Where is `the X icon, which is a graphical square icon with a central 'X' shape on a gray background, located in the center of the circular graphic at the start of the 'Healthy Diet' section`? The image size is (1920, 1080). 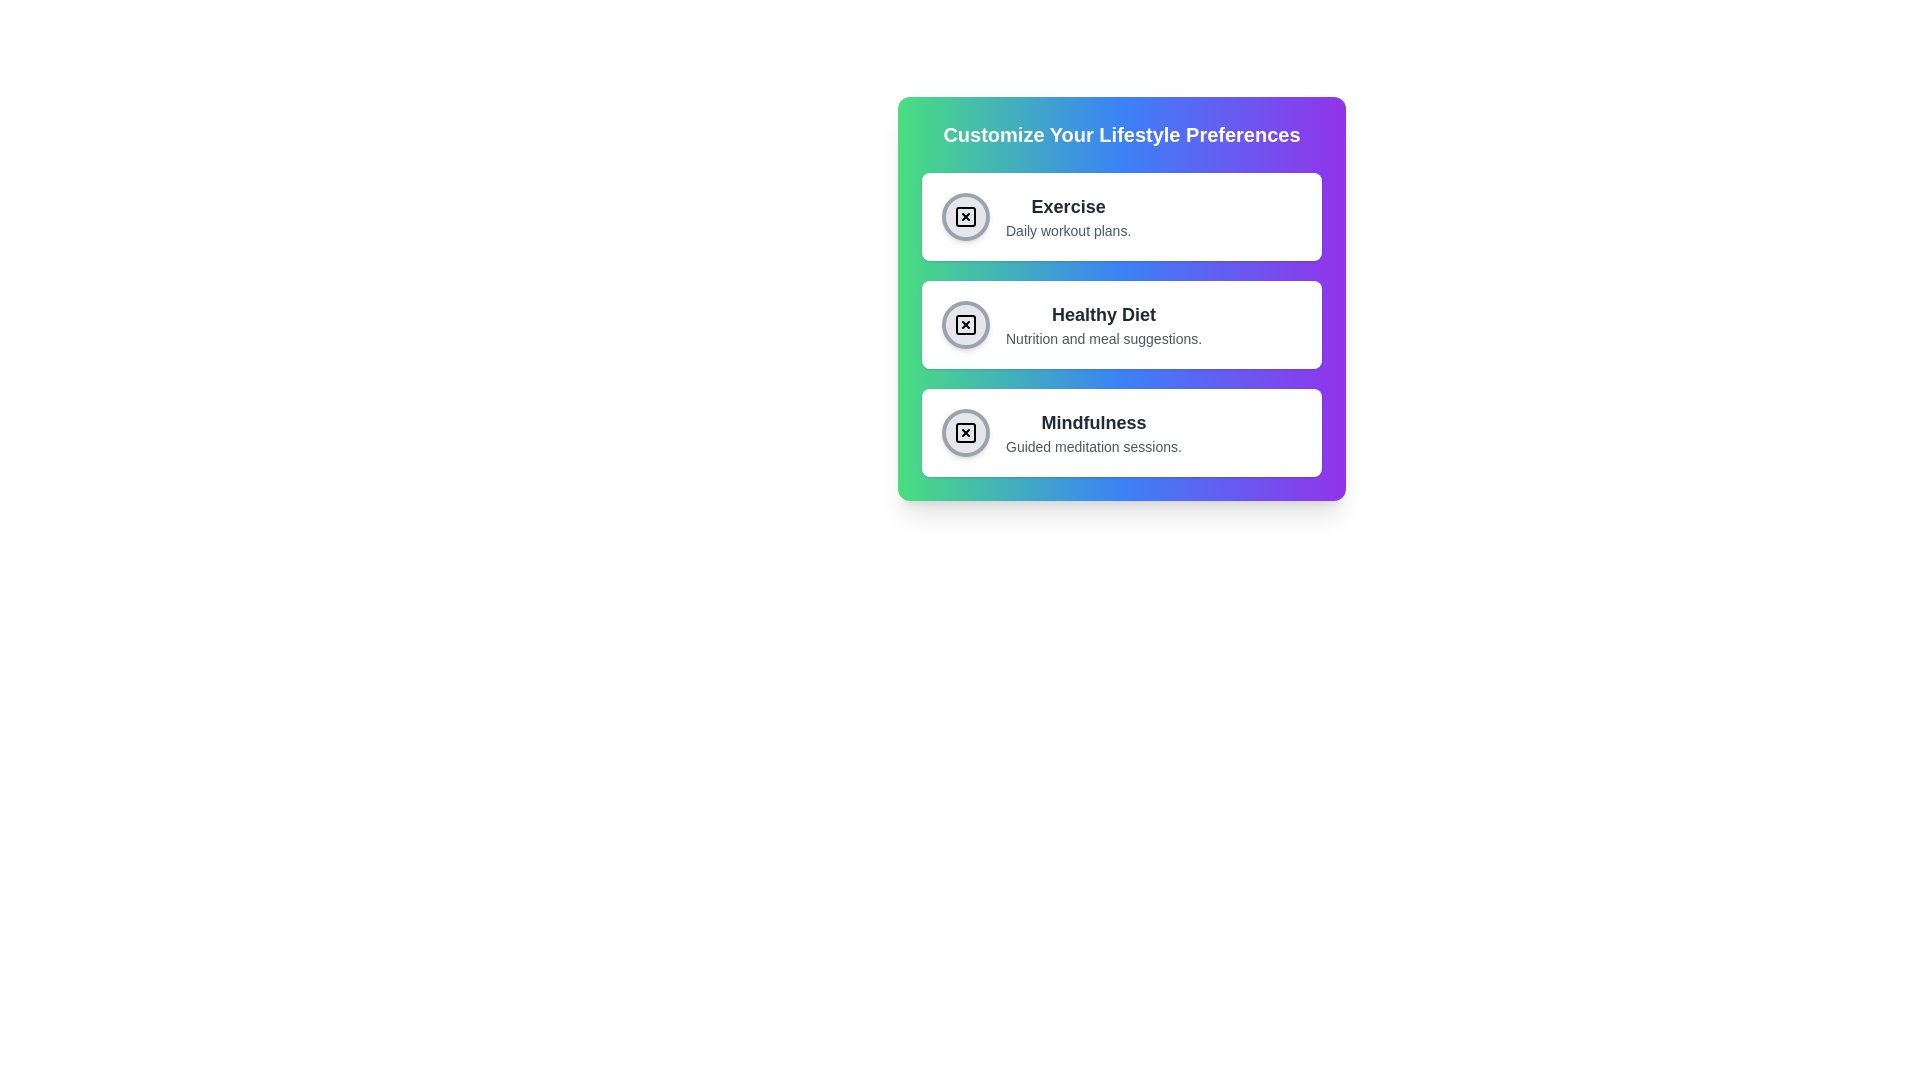 the X icon, which is a graphical square icon with a central 'X' shape on a gray background, located in the center of the circular graphic at the start of the 'Healthy Diet' section is located at coordinates (965, 323).